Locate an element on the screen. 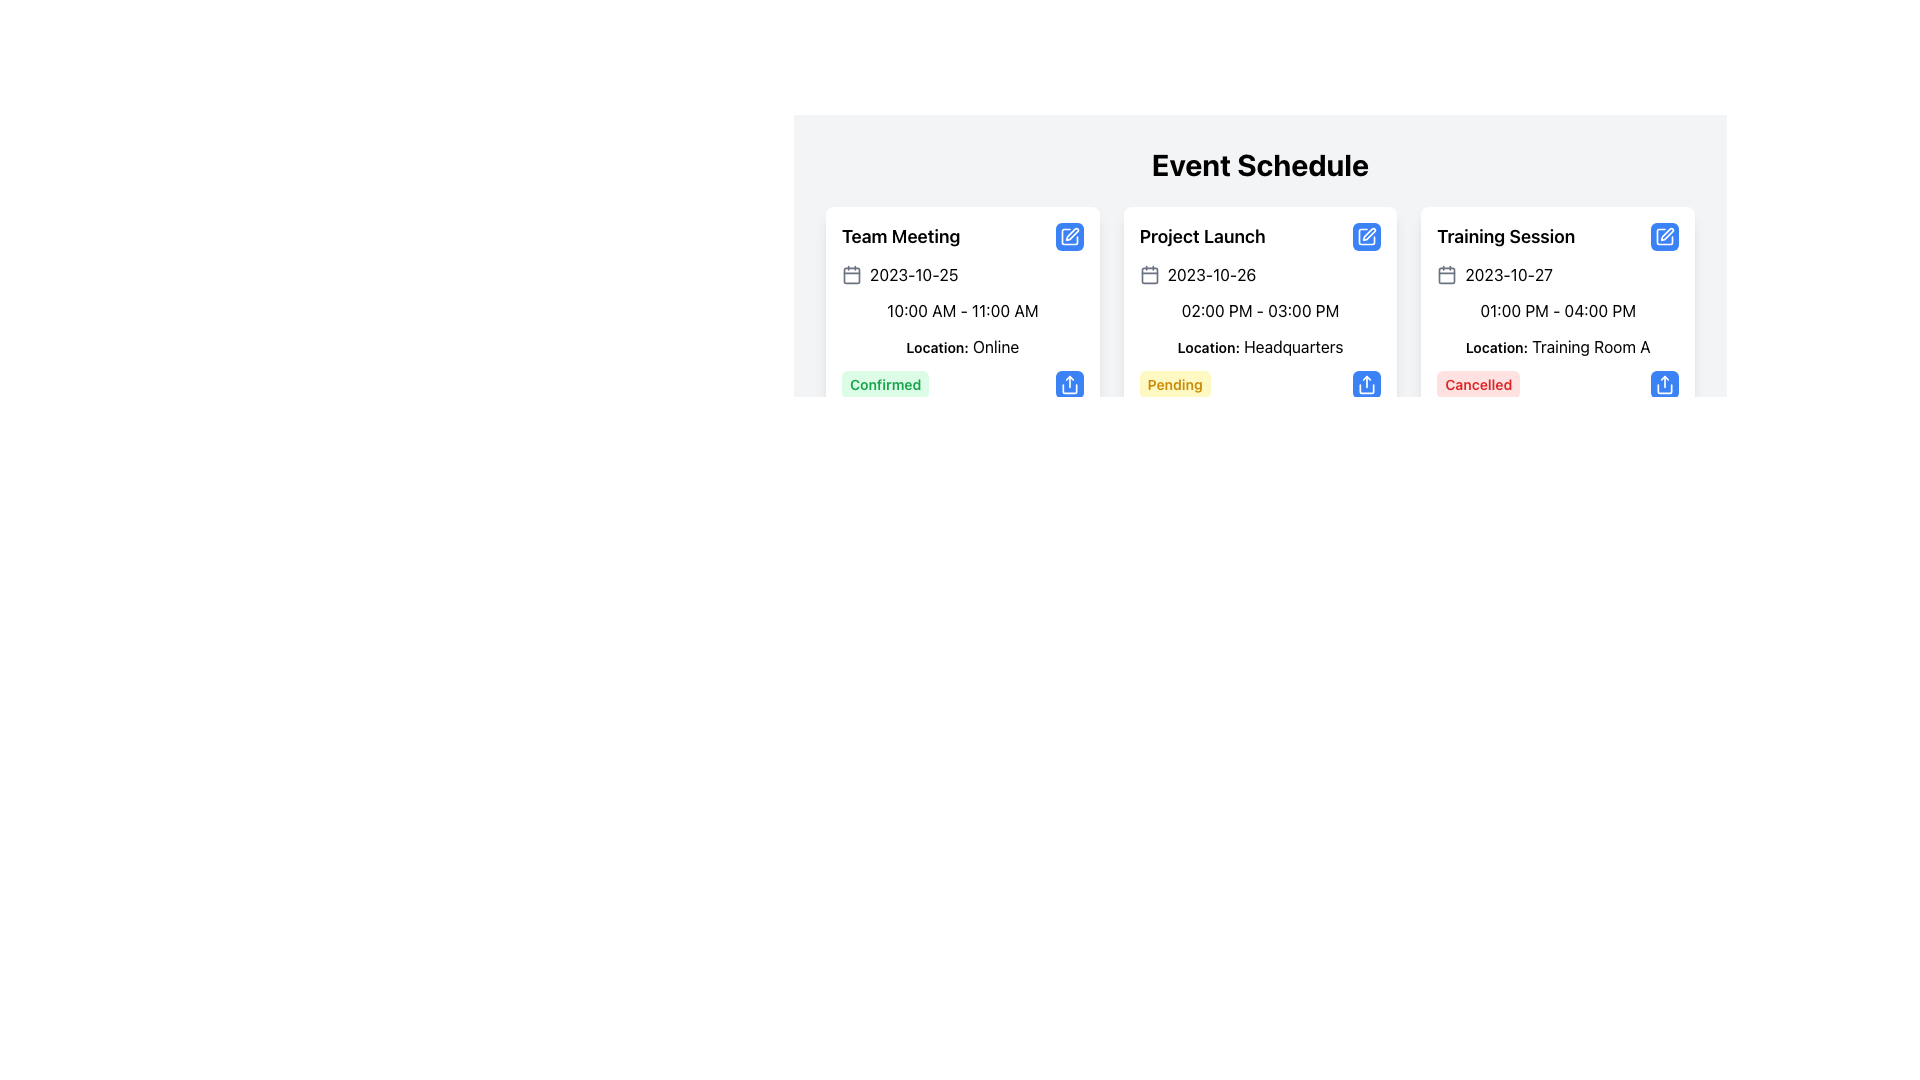  the text label titled 'Project Launch' located at the top of the middle card in a row of three cards is located at coordinates (1259, 235).